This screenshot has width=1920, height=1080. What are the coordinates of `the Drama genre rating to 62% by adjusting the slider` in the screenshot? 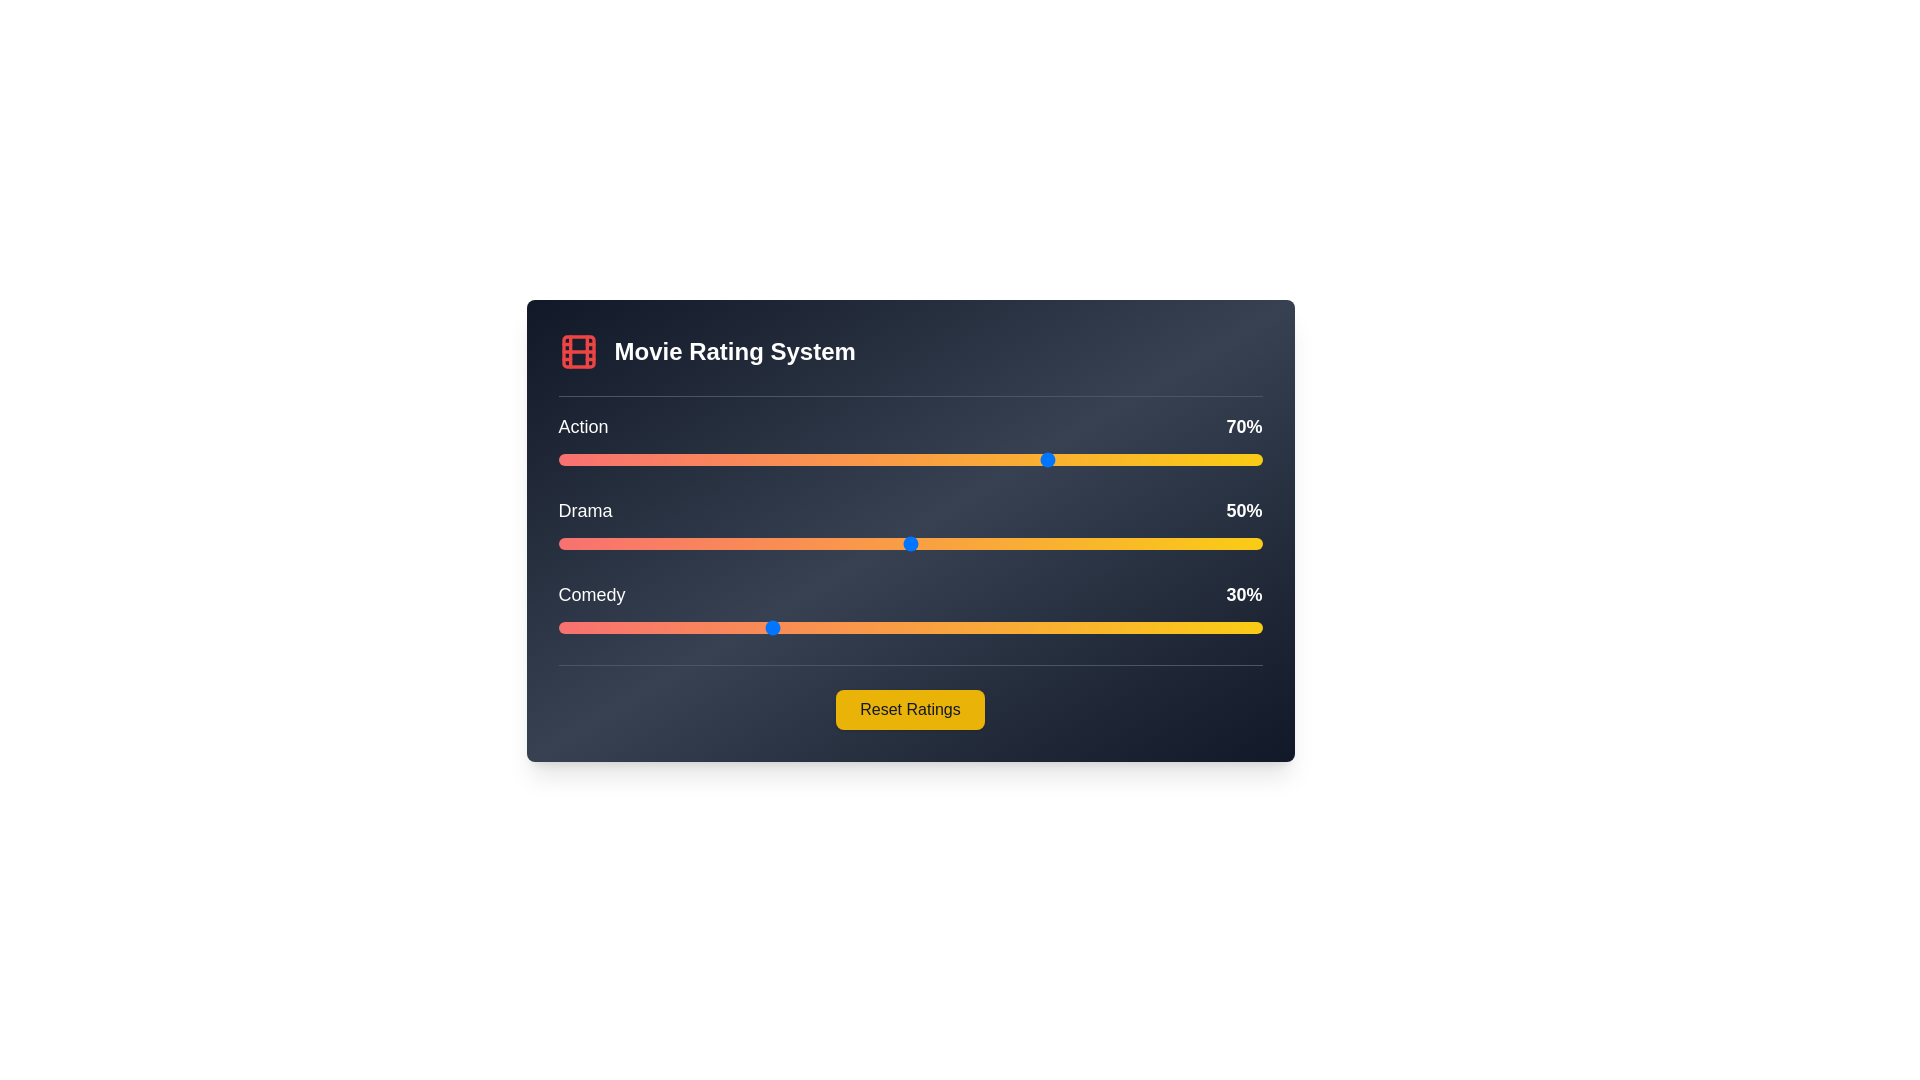 It's located at (994, 543).